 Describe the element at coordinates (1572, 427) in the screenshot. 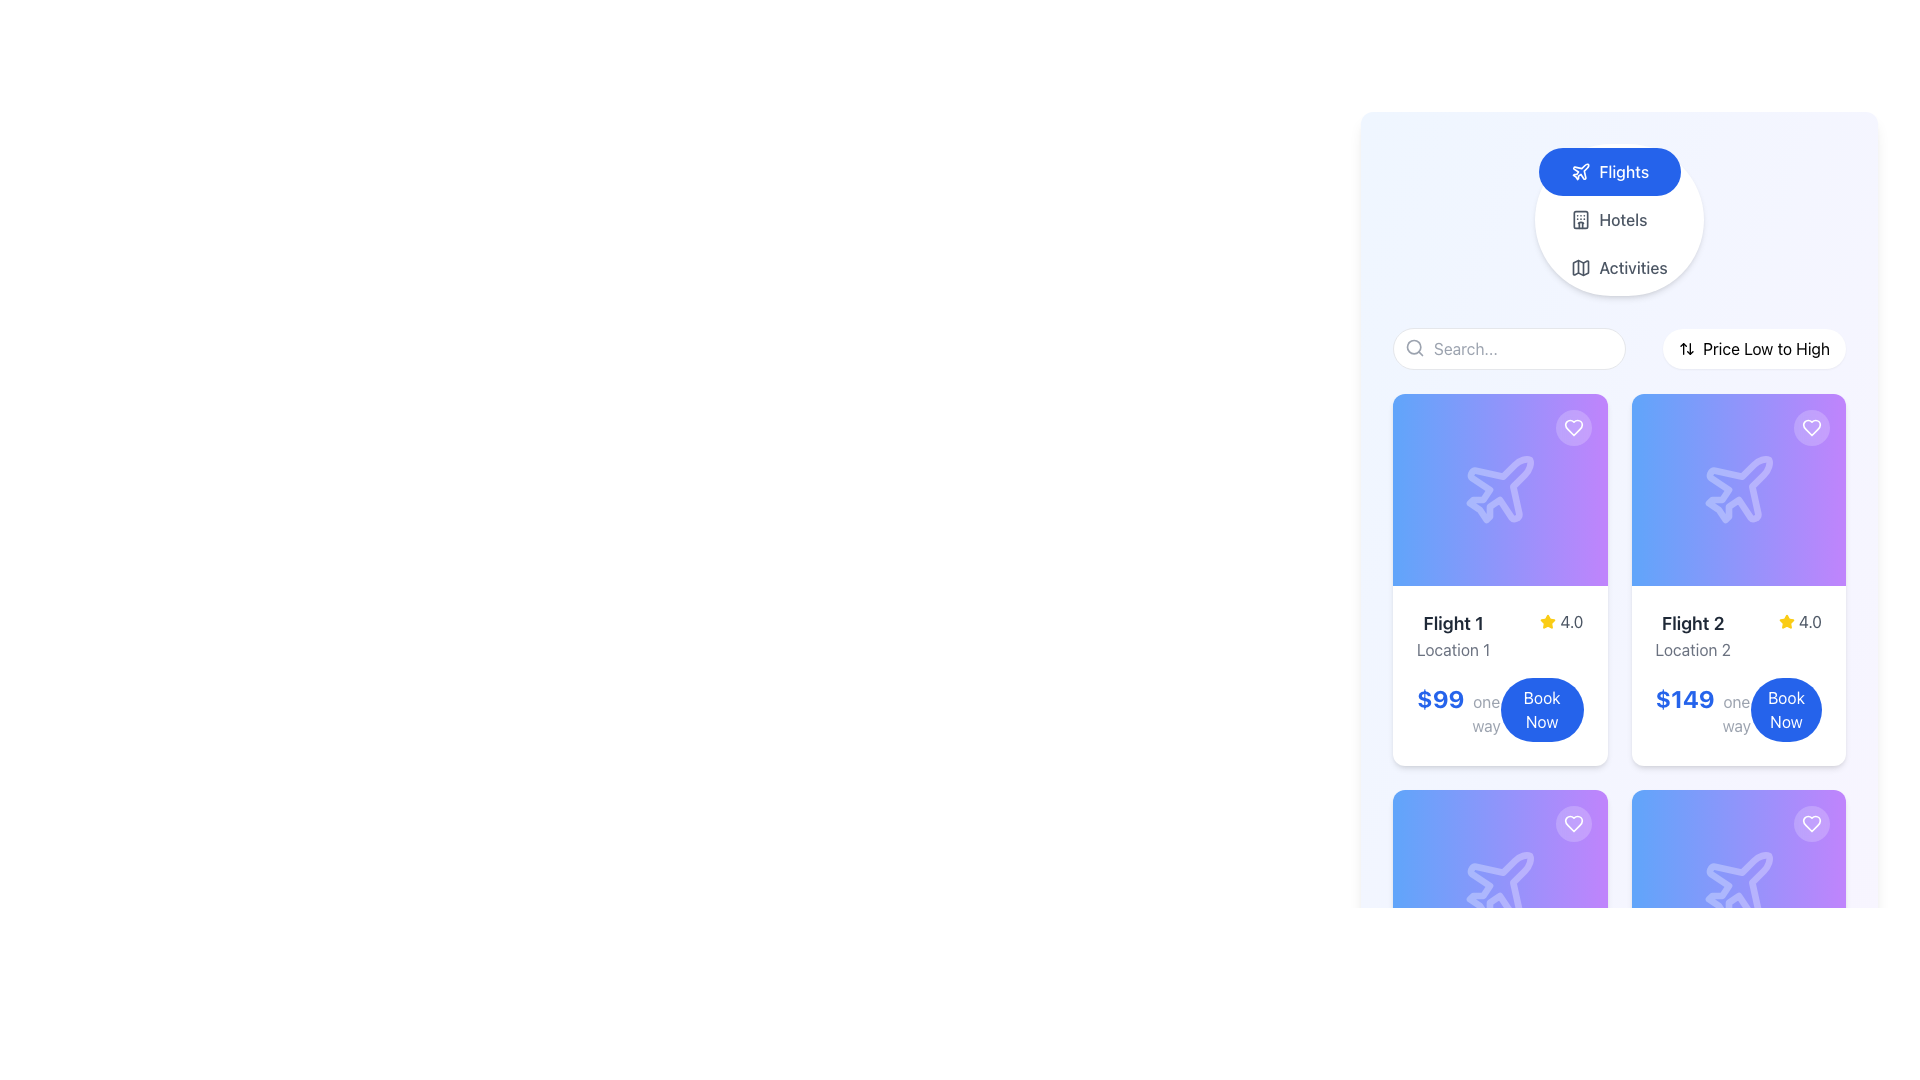

I see `the 'Favorite' button located at the top-right corner of the 'Flight 1' card to mark or unmark the associated flight option as a favorite` at that location.